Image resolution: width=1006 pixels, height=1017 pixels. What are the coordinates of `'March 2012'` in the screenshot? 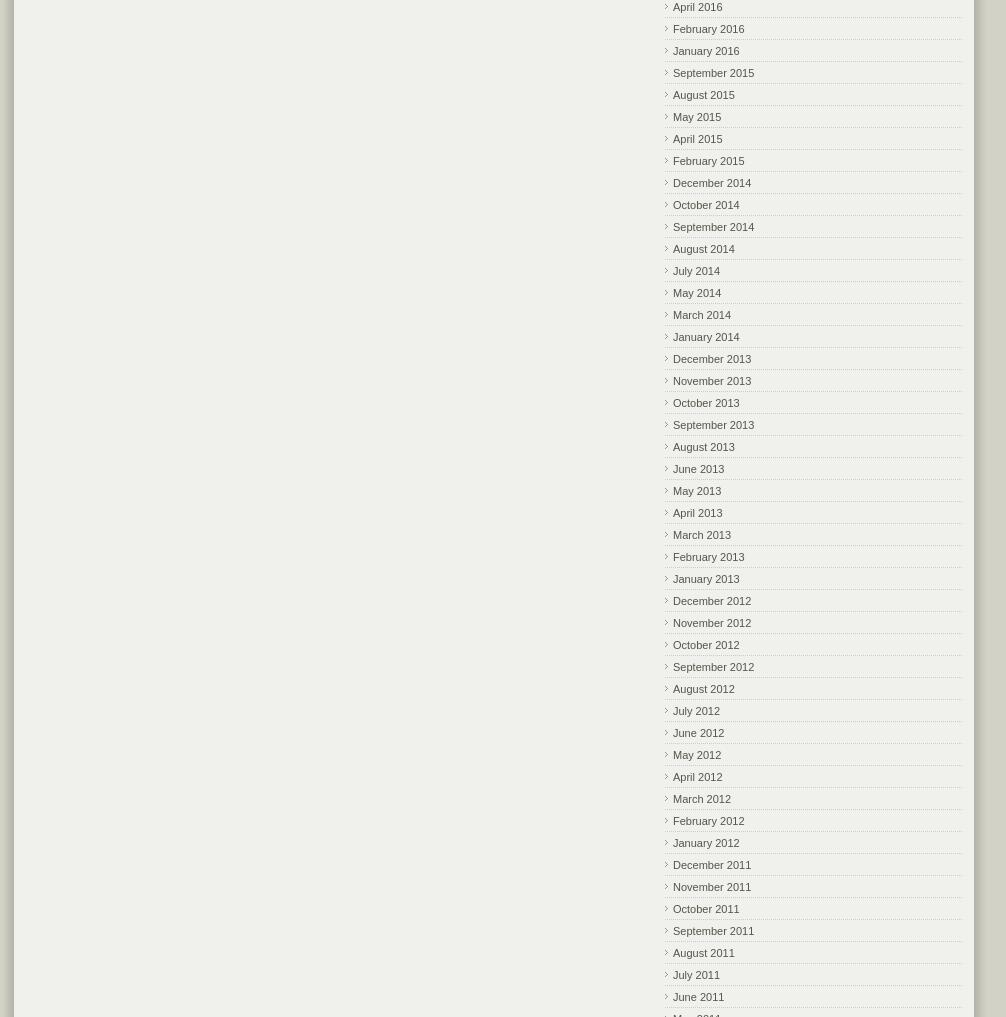 It's located at (701, 797).